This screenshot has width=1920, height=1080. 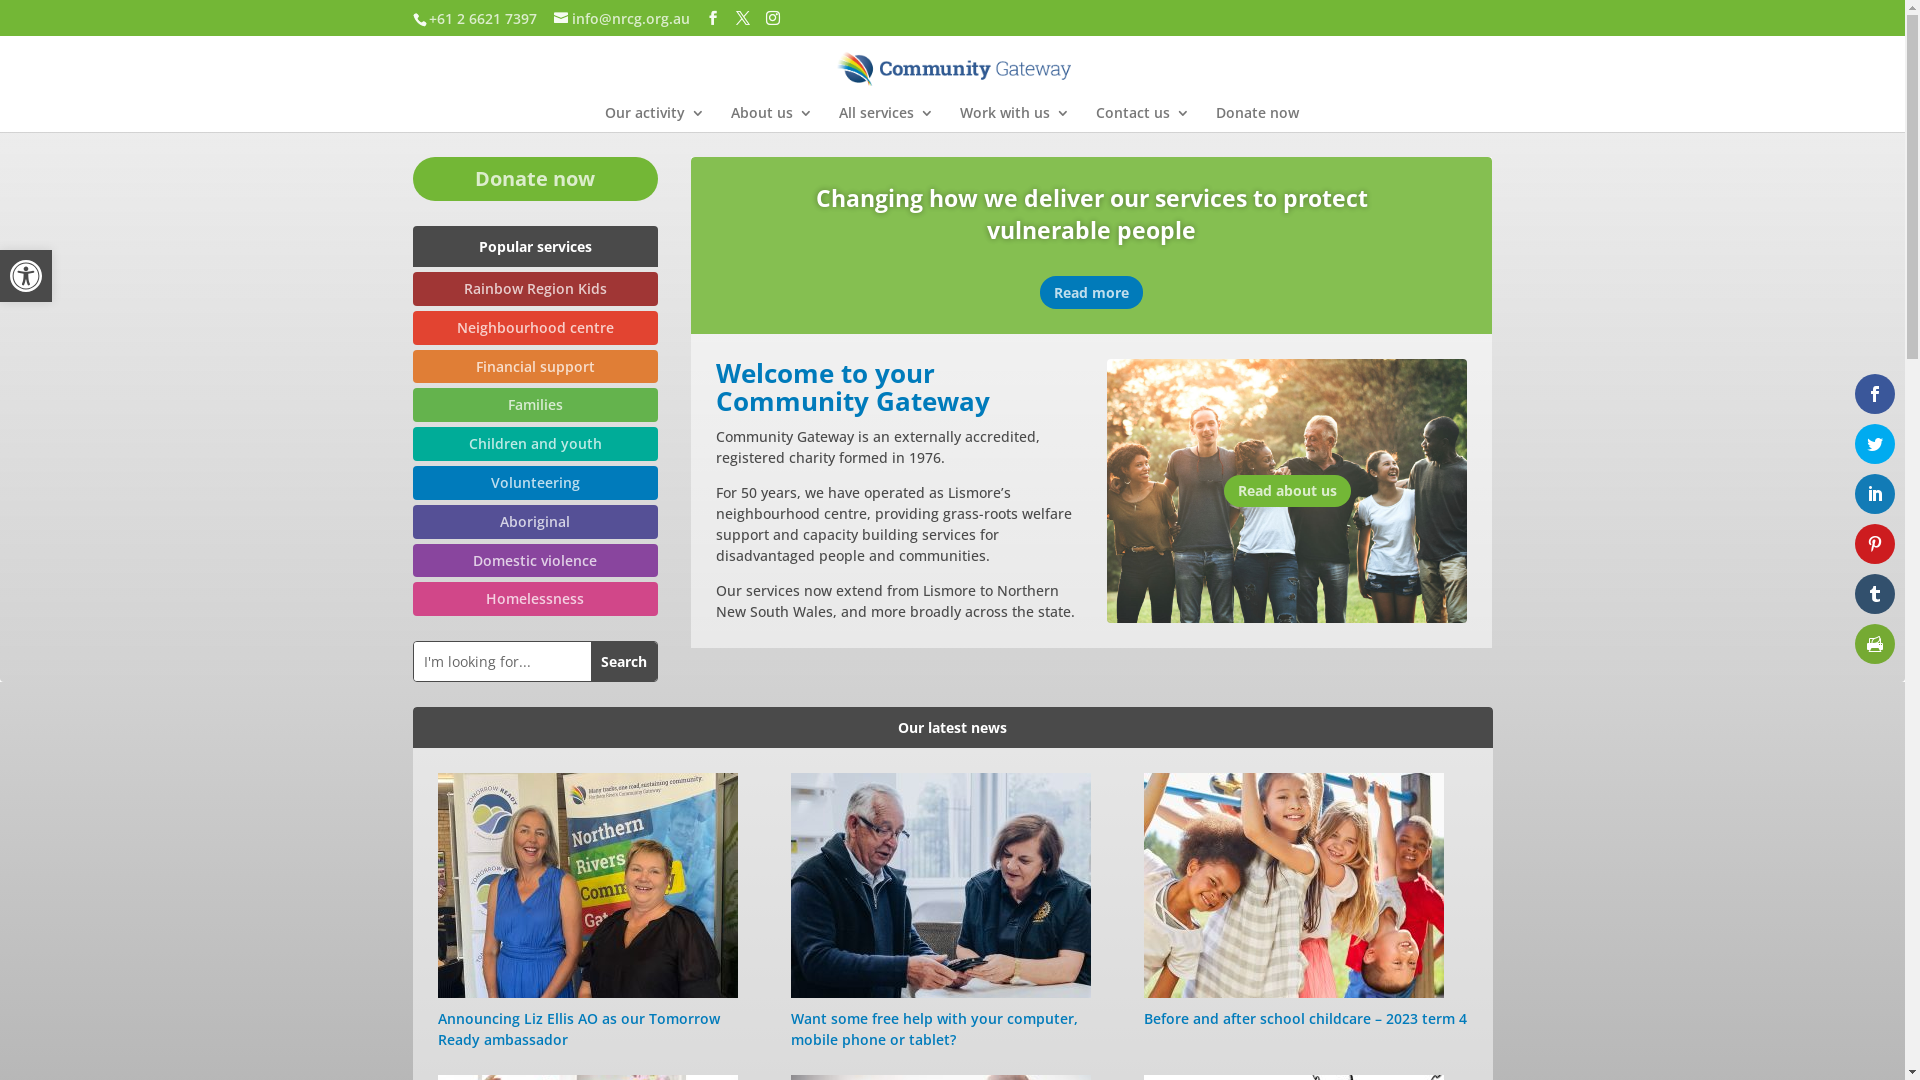 What do you see at coordinates (884, 119) in the screenshot?
I see `'All services'` at bounding box center [884, 119].